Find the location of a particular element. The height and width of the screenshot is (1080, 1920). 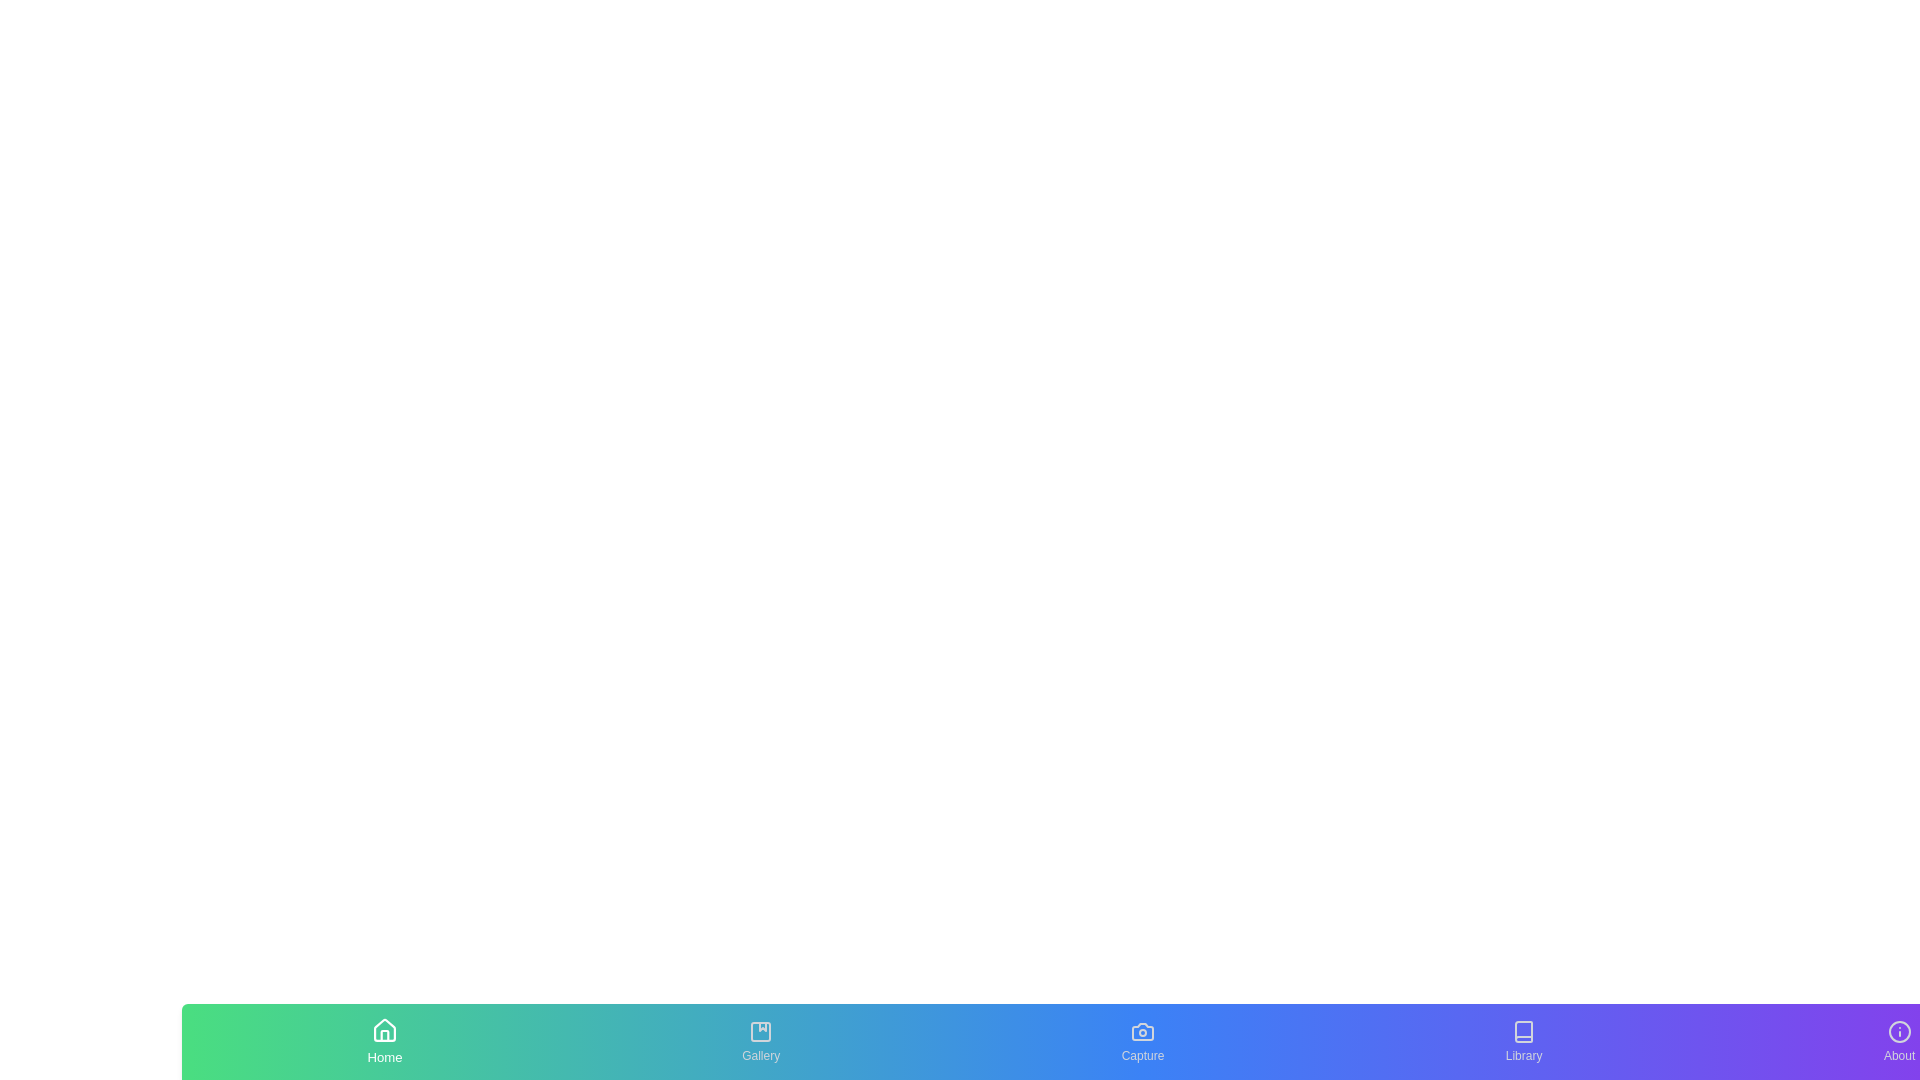

the Home tab is located at coordinates (384, 1040).